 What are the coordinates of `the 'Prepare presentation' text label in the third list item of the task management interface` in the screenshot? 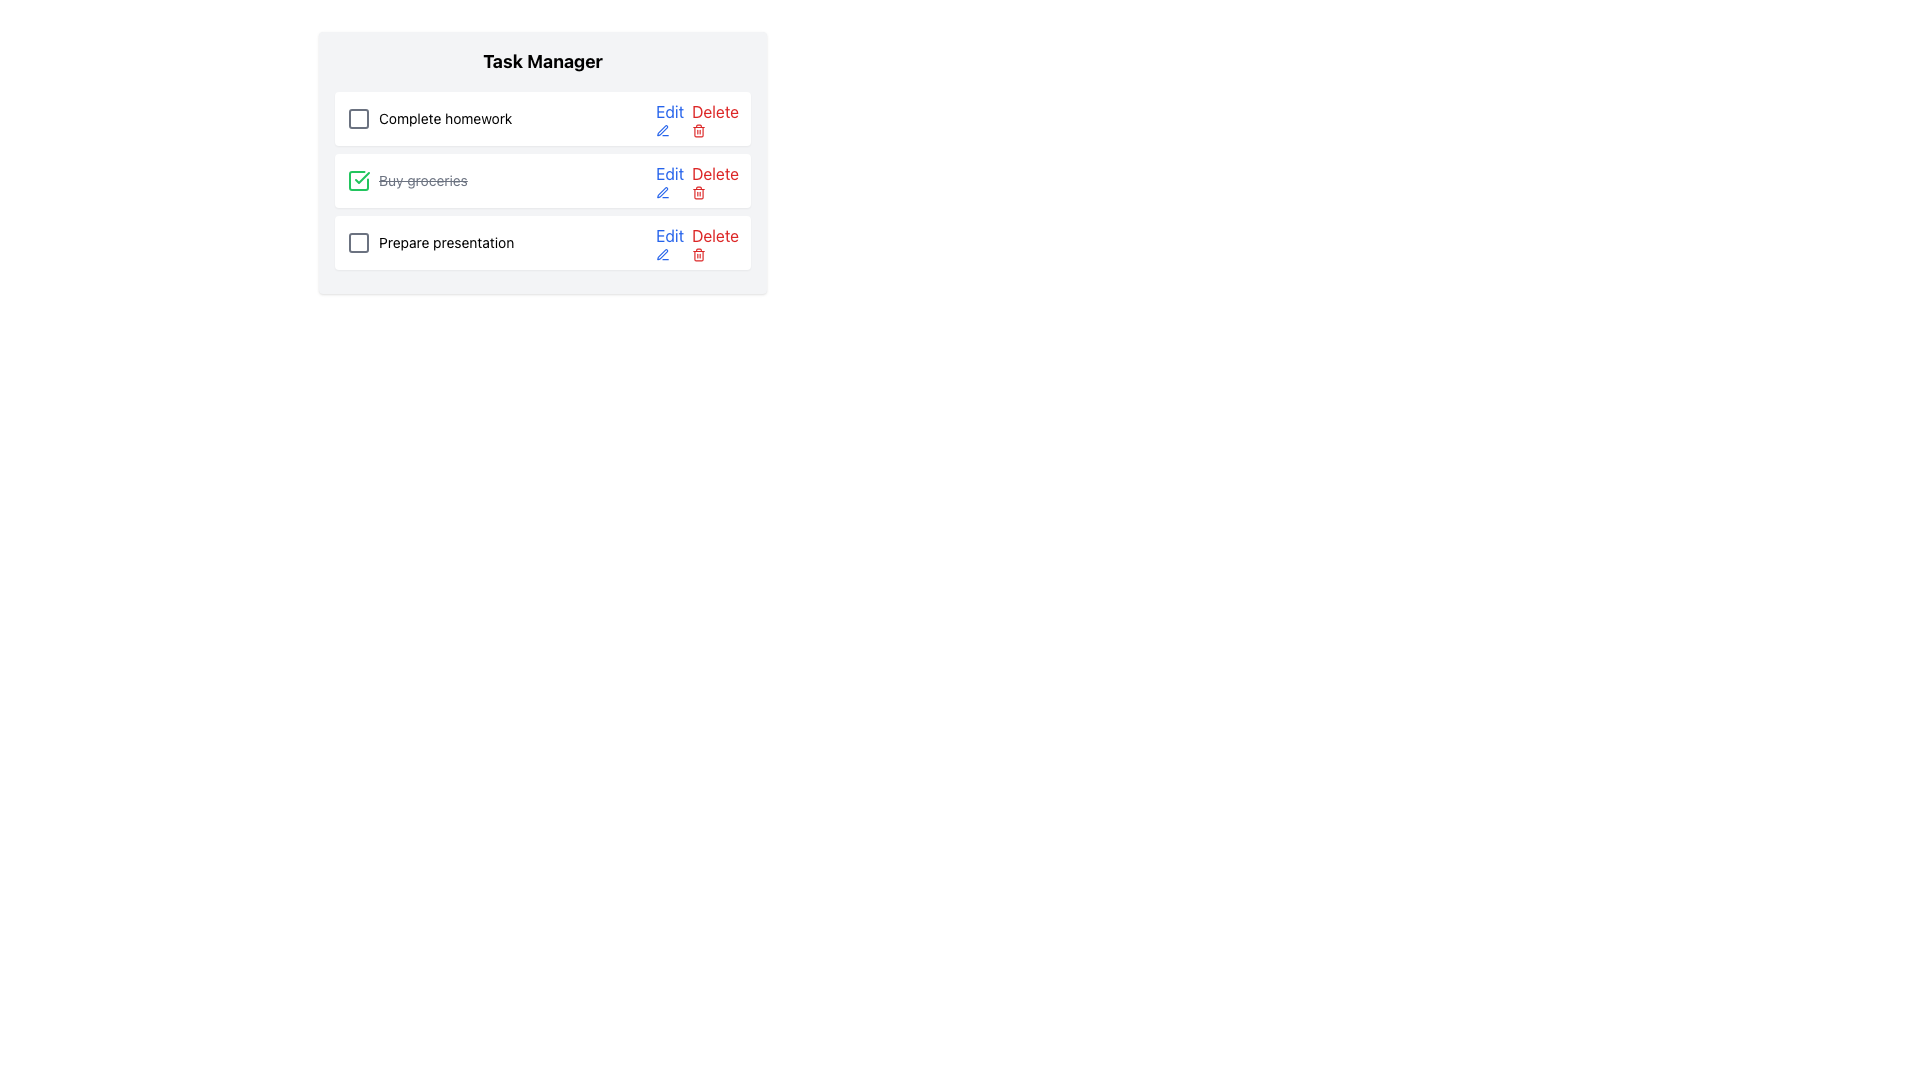 It's located at (445, 242).